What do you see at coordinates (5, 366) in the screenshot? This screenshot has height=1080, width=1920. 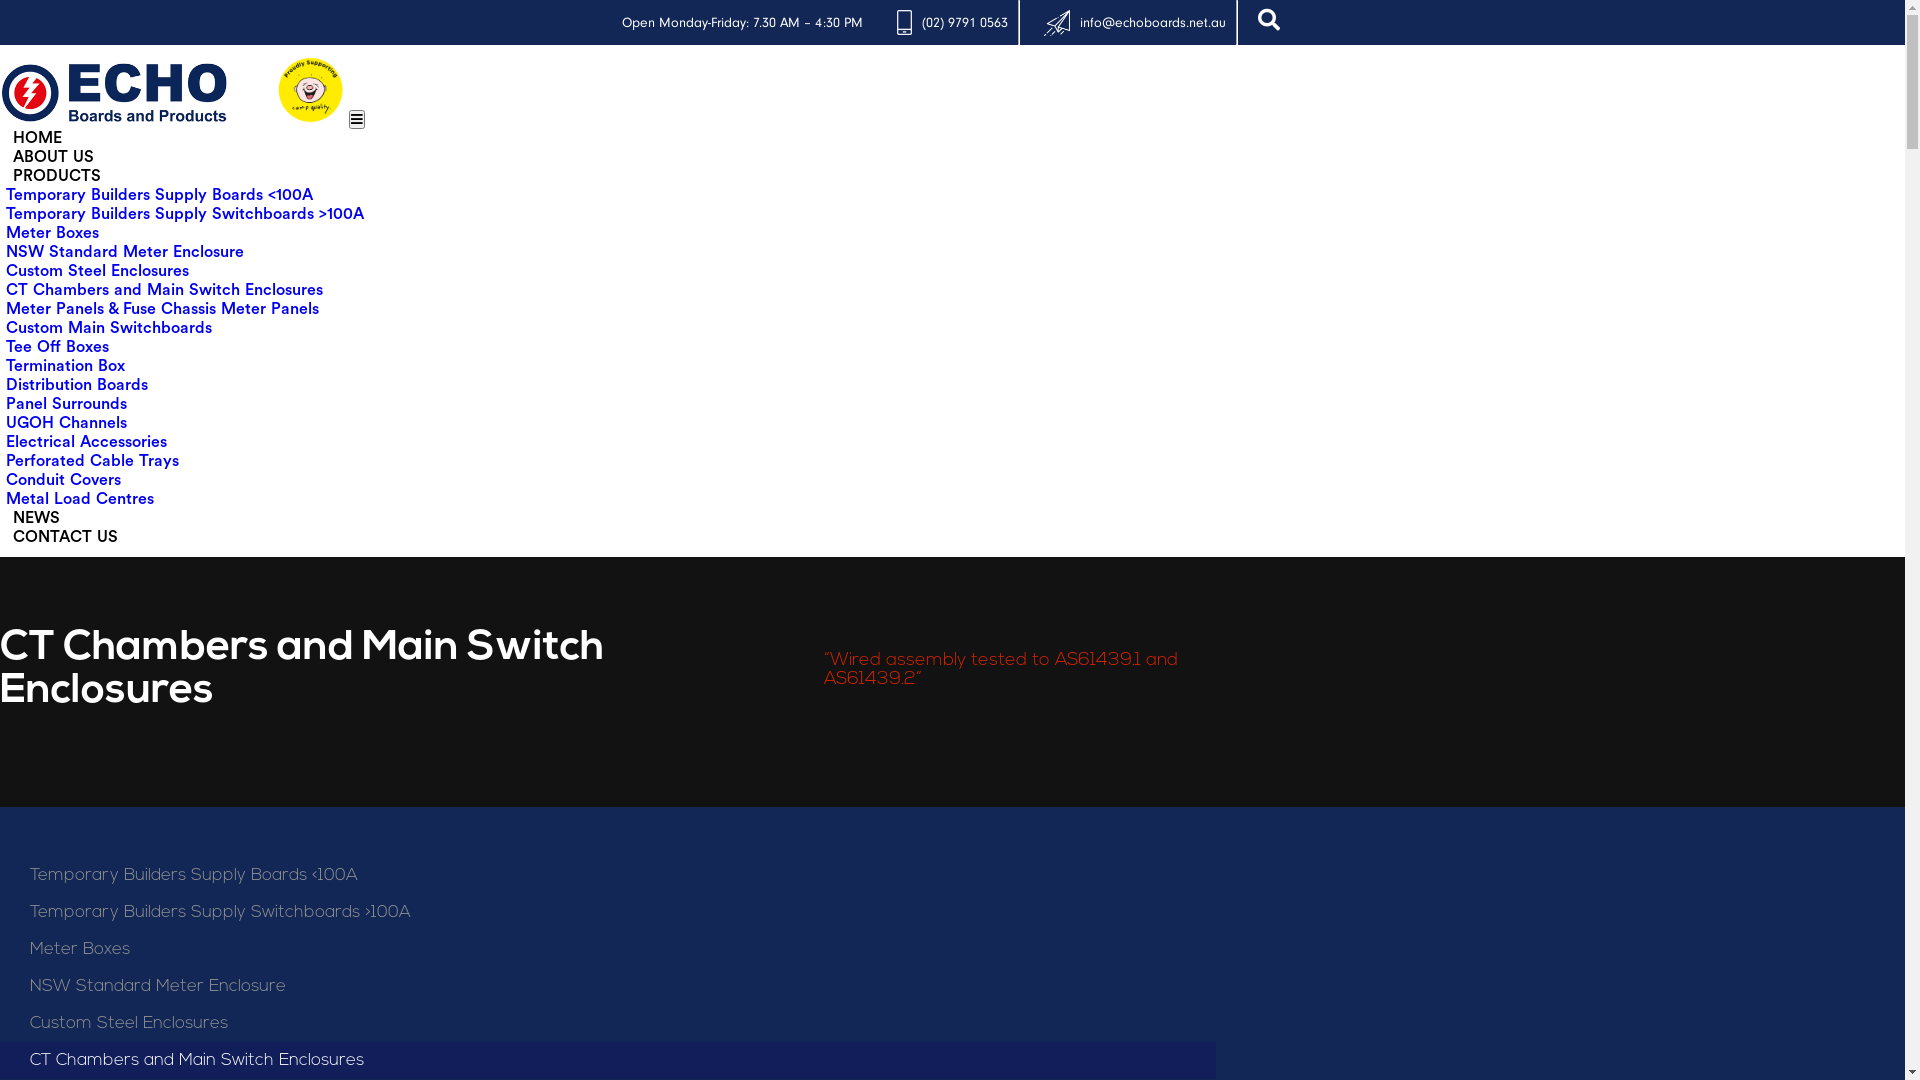 I see `'Termination Box'` at bounding box center [5, 366].